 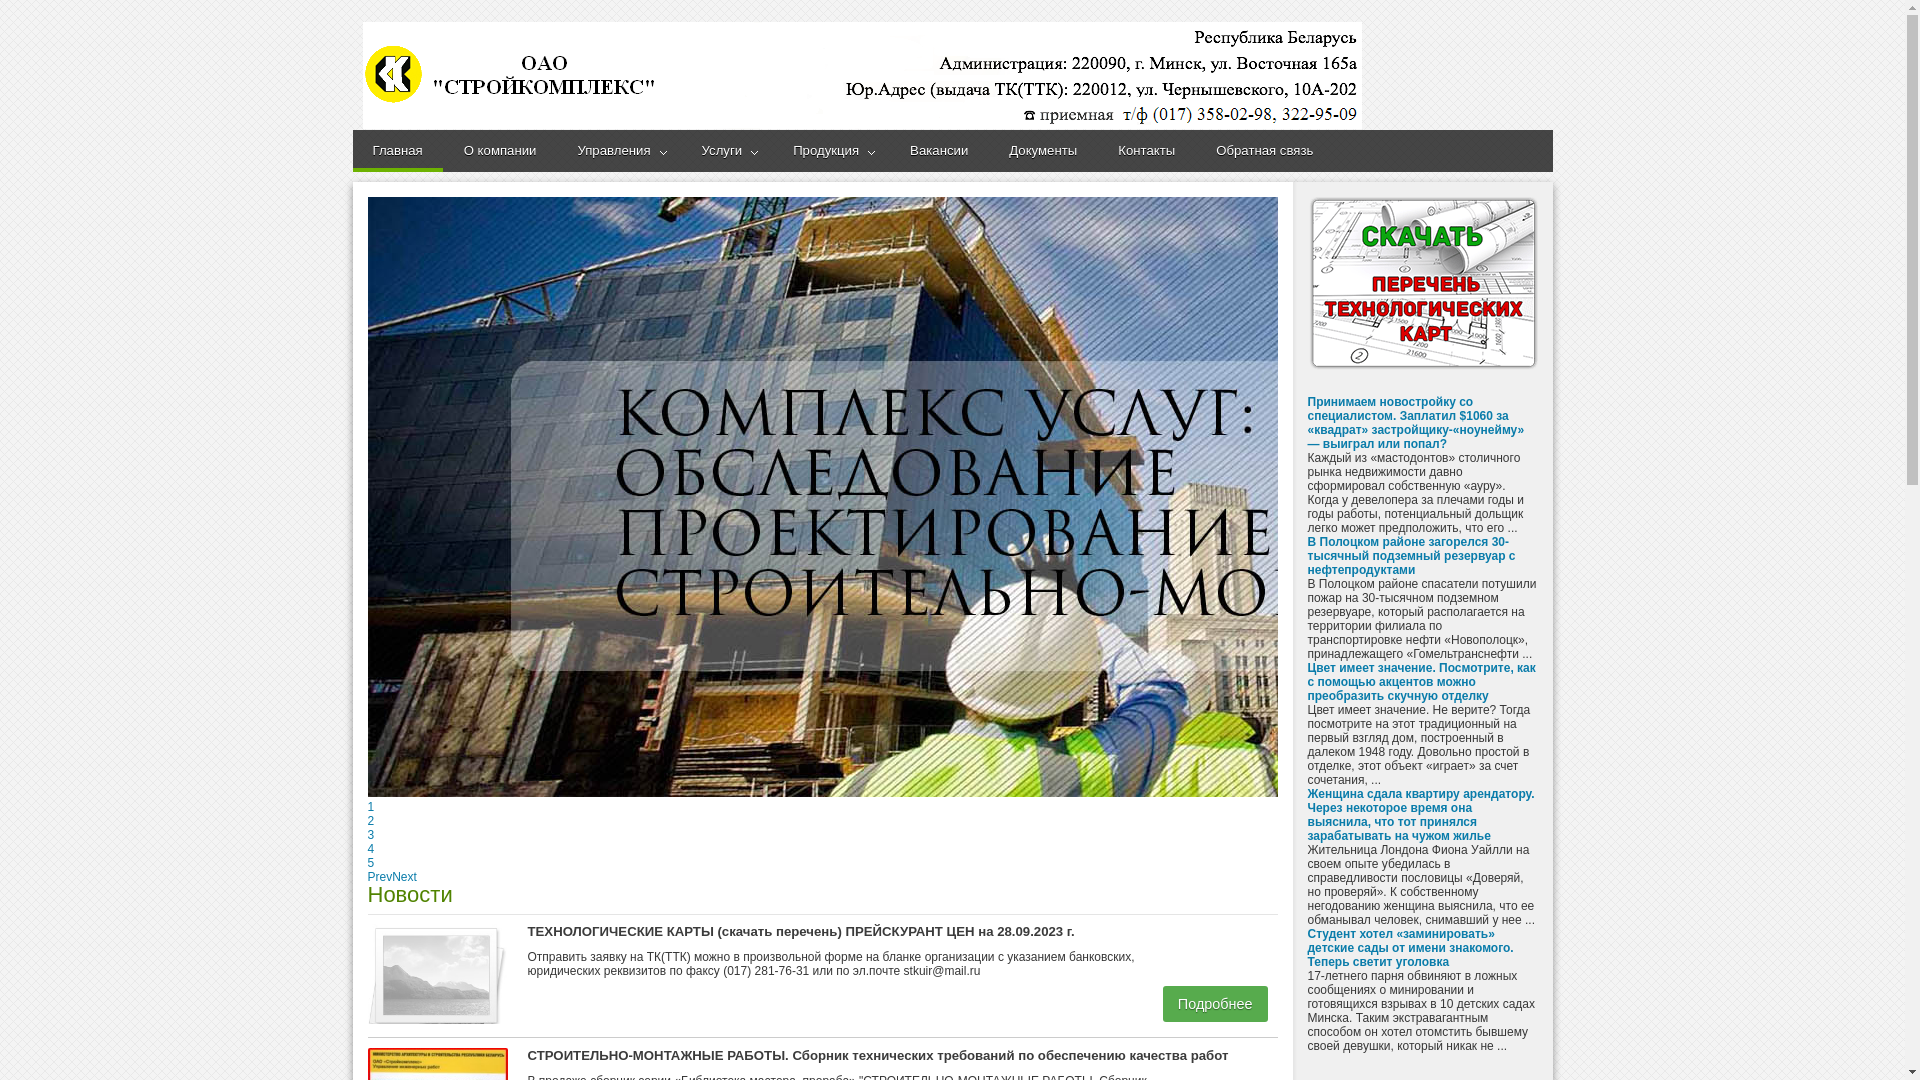 I want to click on 'Prev', so click(x=380, y=875).